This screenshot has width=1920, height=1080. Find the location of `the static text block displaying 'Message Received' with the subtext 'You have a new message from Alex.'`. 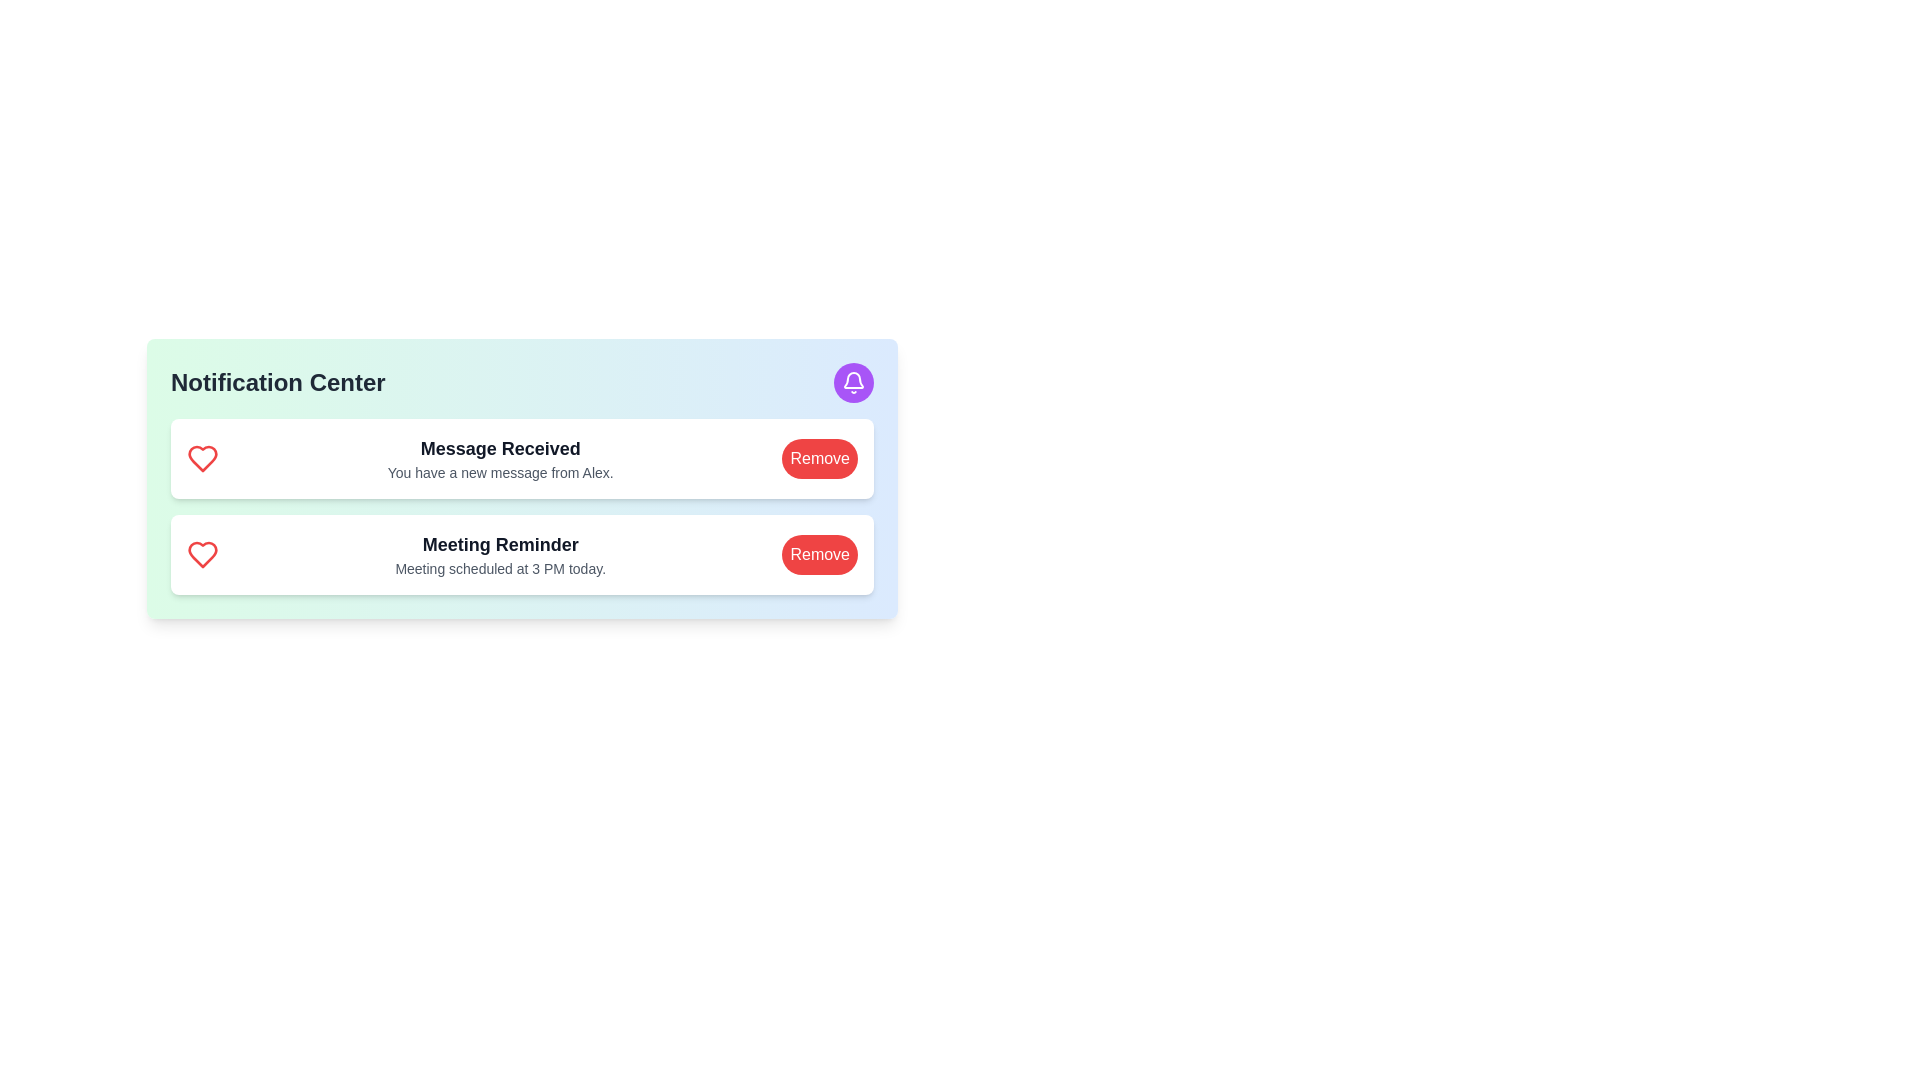

the static text block displaying 'Message Received' with the subtext 'You have a new message from Alex.' is located at coordinates (500, 459).